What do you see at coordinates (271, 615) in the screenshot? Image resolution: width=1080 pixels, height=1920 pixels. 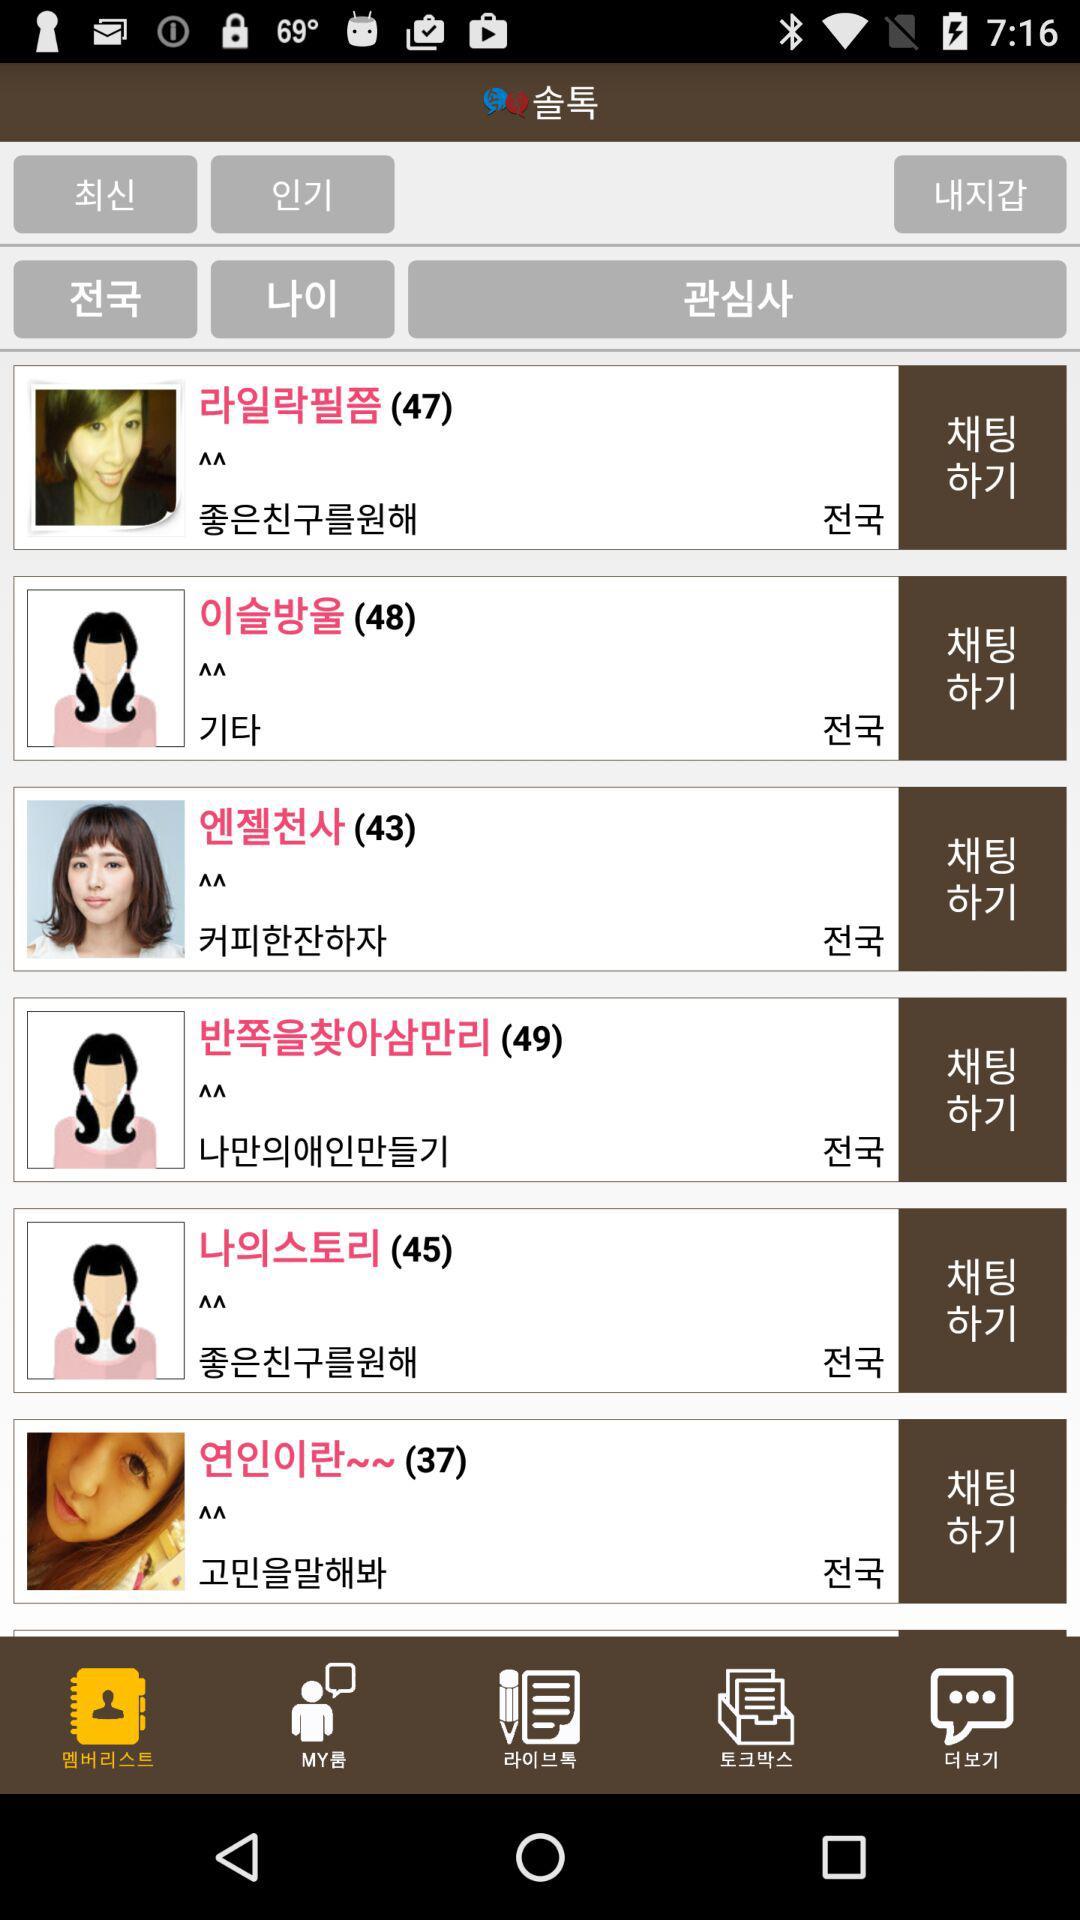 I see `item next to  (48)` at bounding box center [271, 615].